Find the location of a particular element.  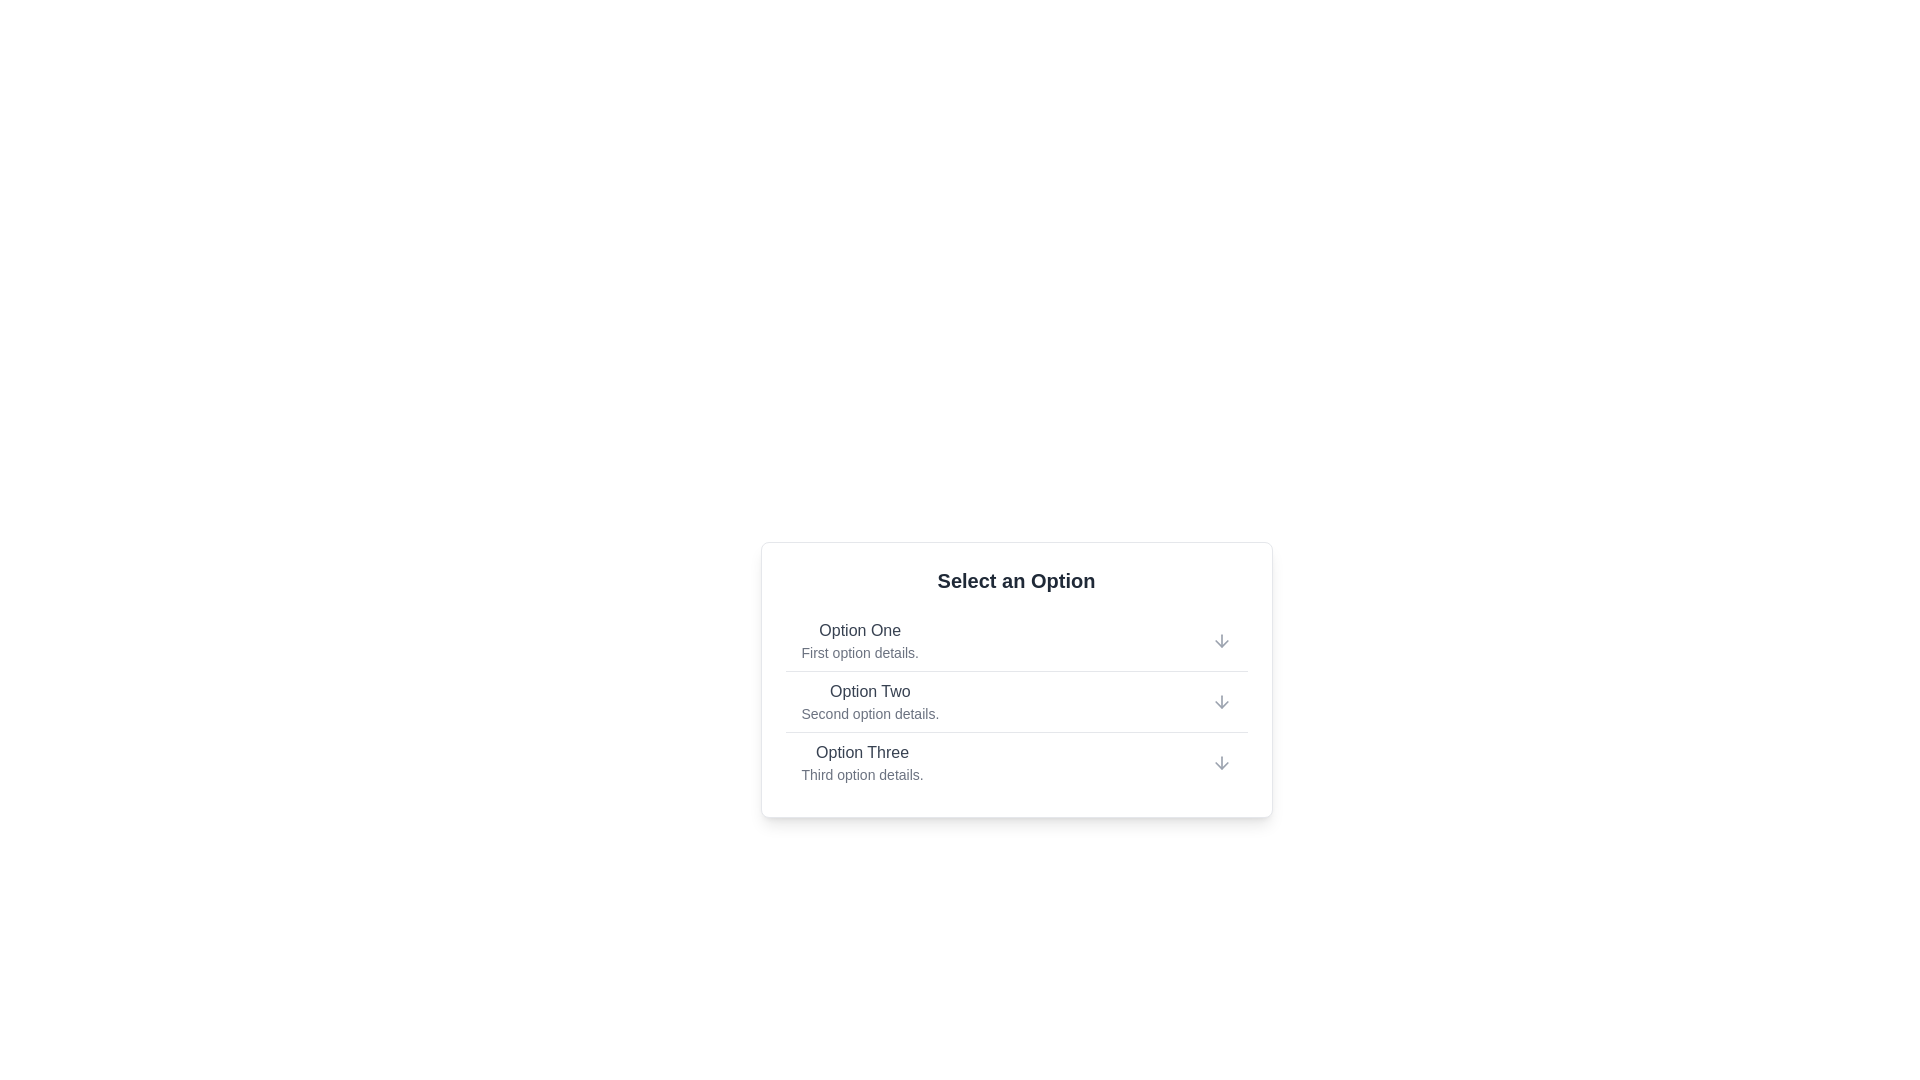

the interactive list item titled 'Option Two' to trigger the highlight effect is located at coordinates (1016, 700).